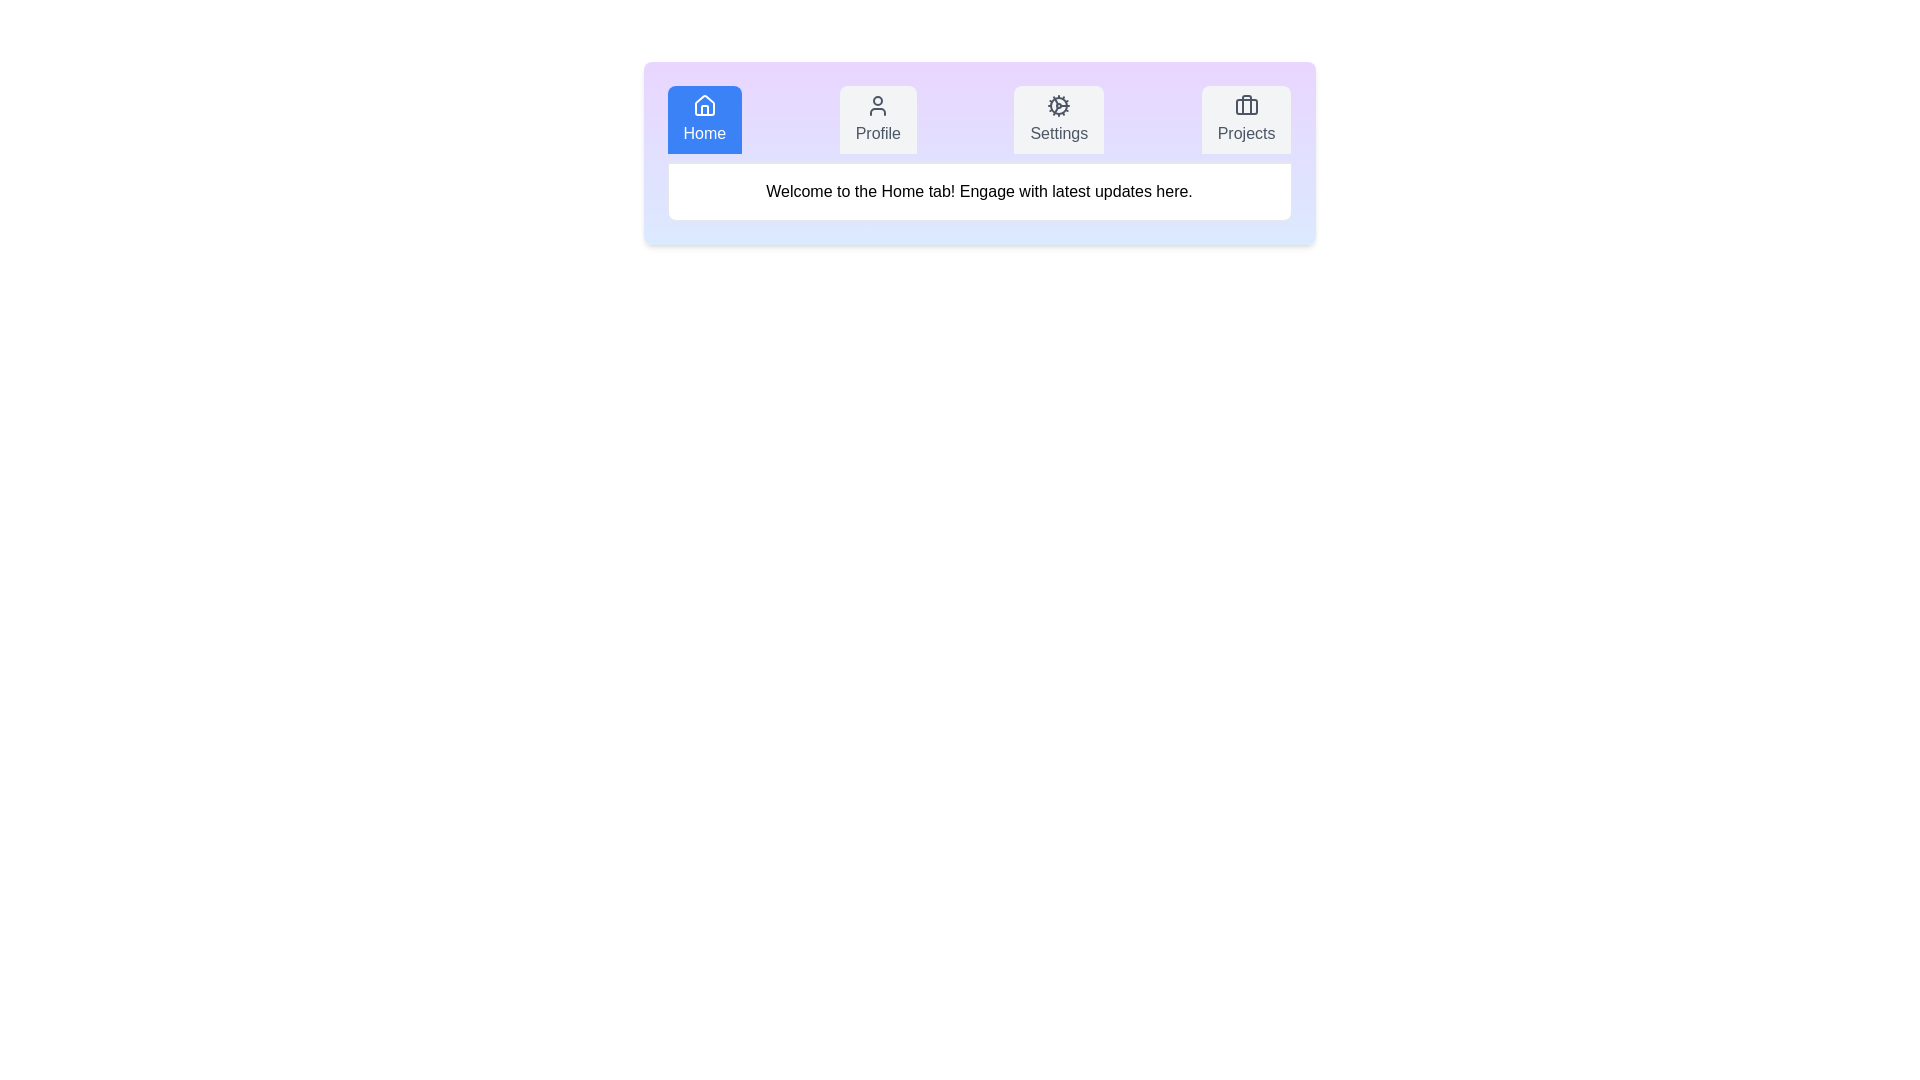  What do you see at coordinates (704, 105) in the screenshot?
I see `keyboard navigation` at bounding box center [704, 105].